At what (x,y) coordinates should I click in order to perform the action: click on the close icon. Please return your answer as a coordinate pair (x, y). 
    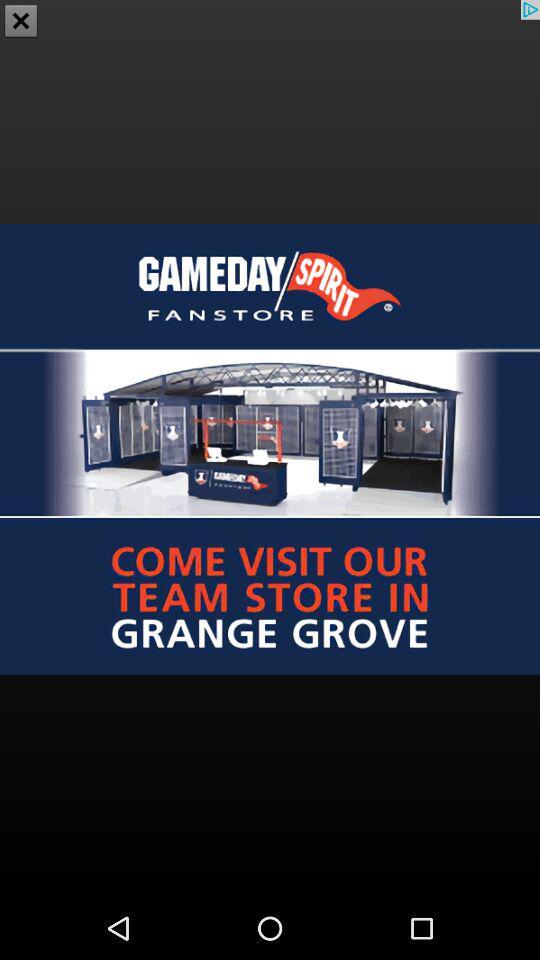
    Looking at the image, I should click on (20, 21).